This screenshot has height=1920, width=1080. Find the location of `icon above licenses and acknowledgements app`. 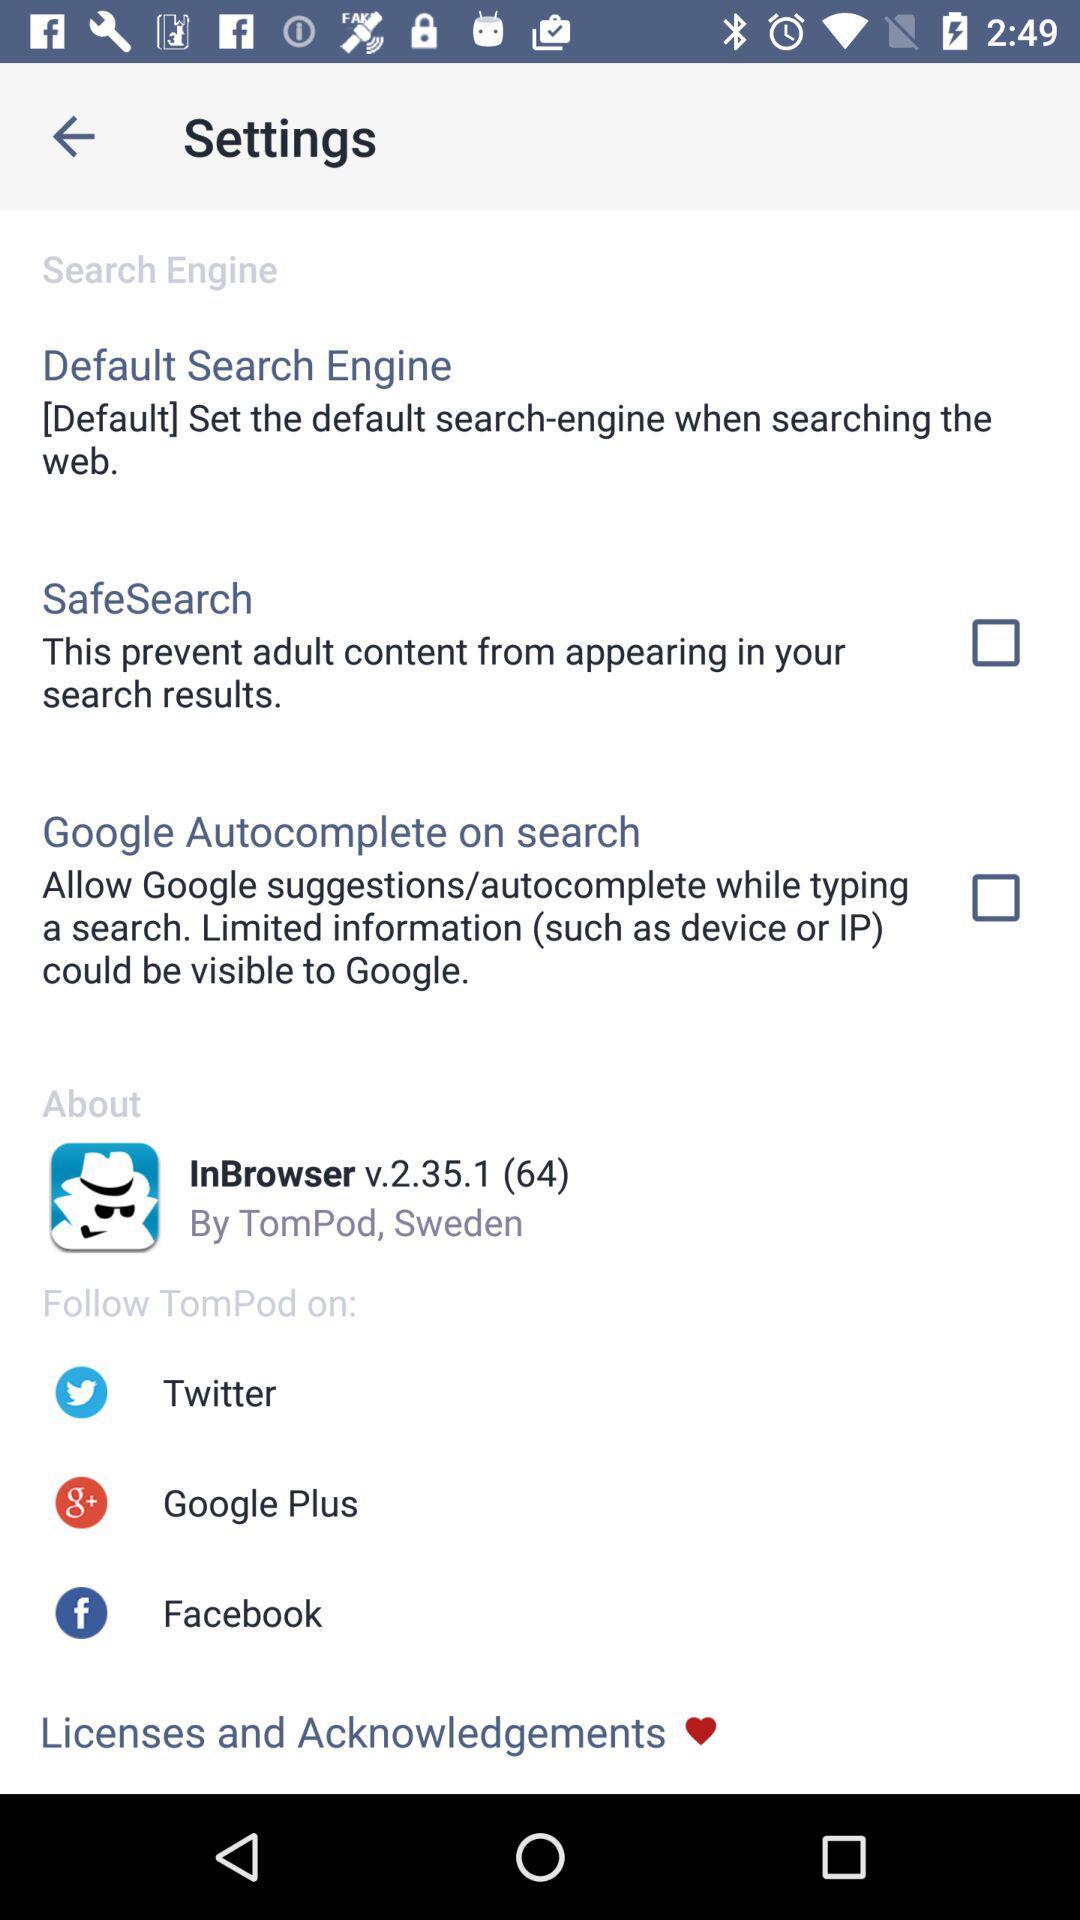

icon above licenses and acknowledgements app is located at coordinates (241, 1612).